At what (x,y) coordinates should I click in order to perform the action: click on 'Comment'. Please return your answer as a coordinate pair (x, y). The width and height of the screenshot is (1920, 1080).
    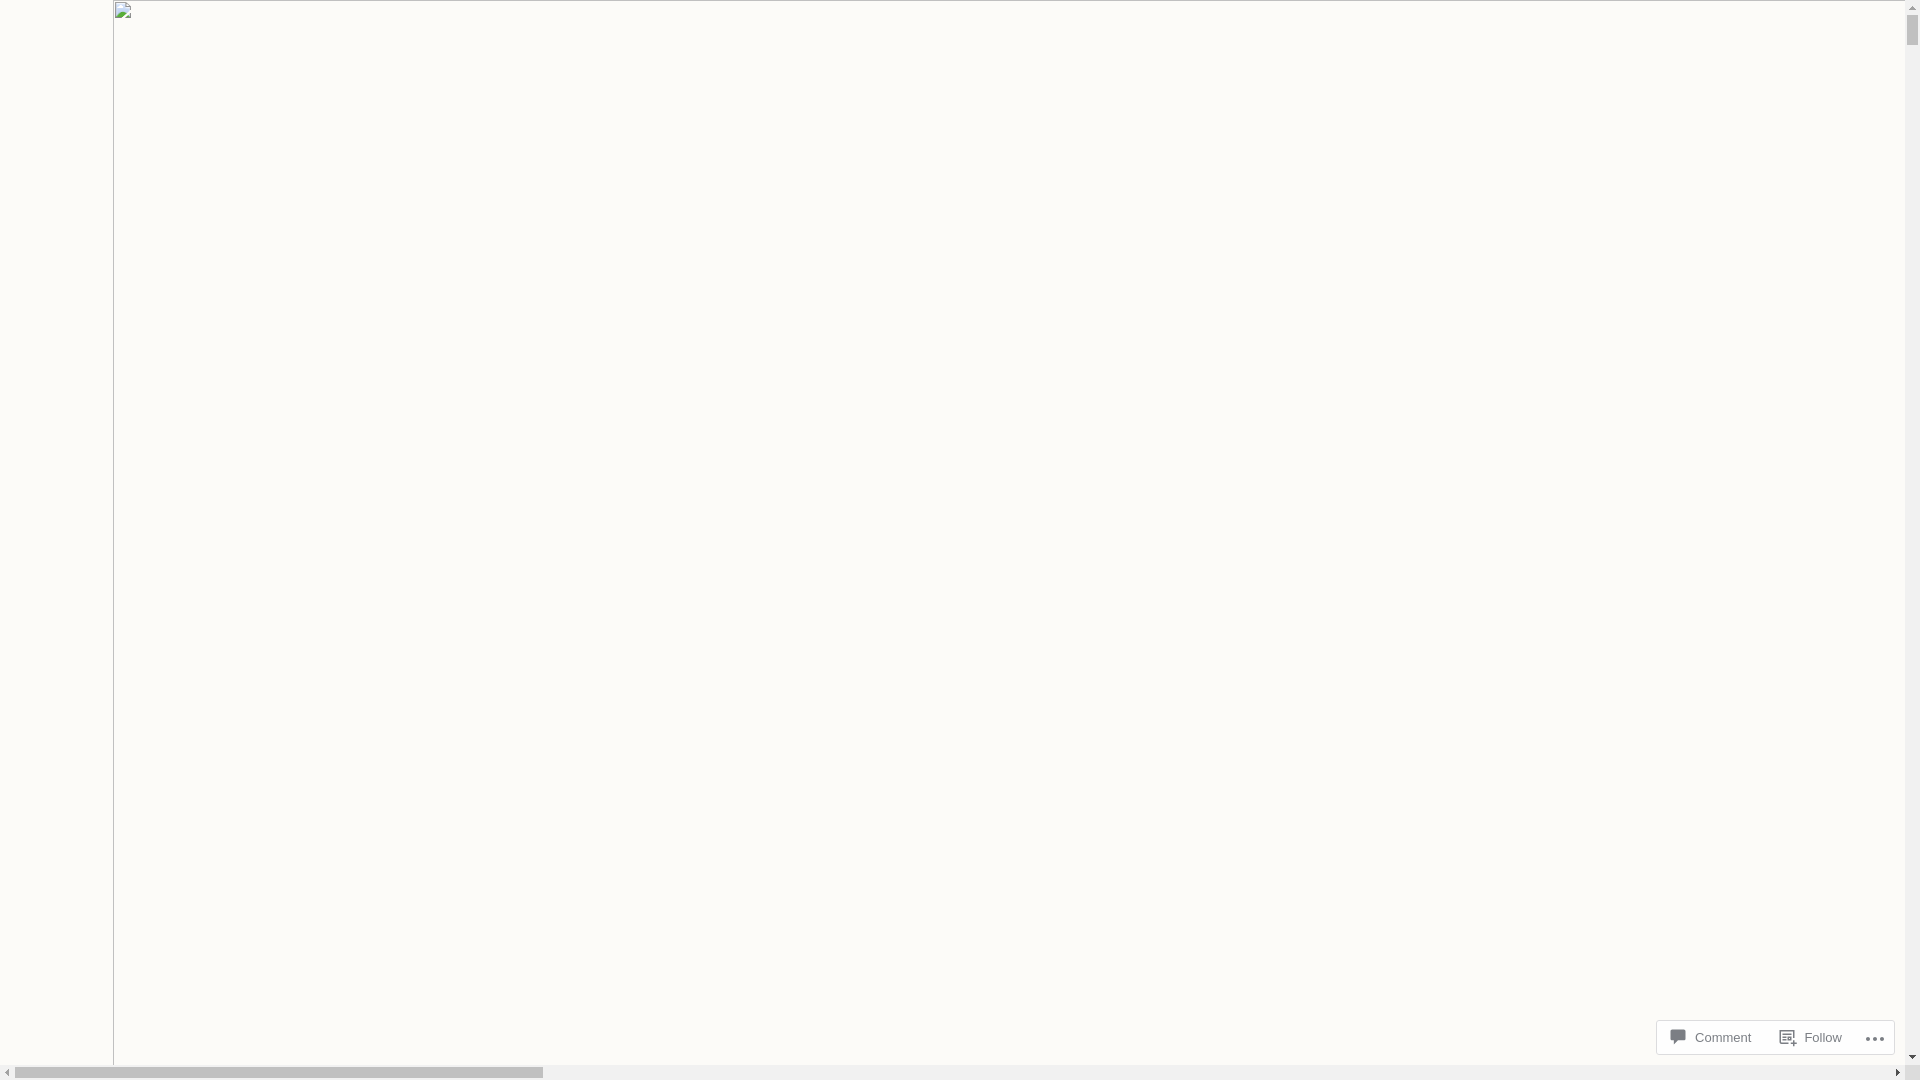
    Looking at the image, I should click on (1709, 1036).